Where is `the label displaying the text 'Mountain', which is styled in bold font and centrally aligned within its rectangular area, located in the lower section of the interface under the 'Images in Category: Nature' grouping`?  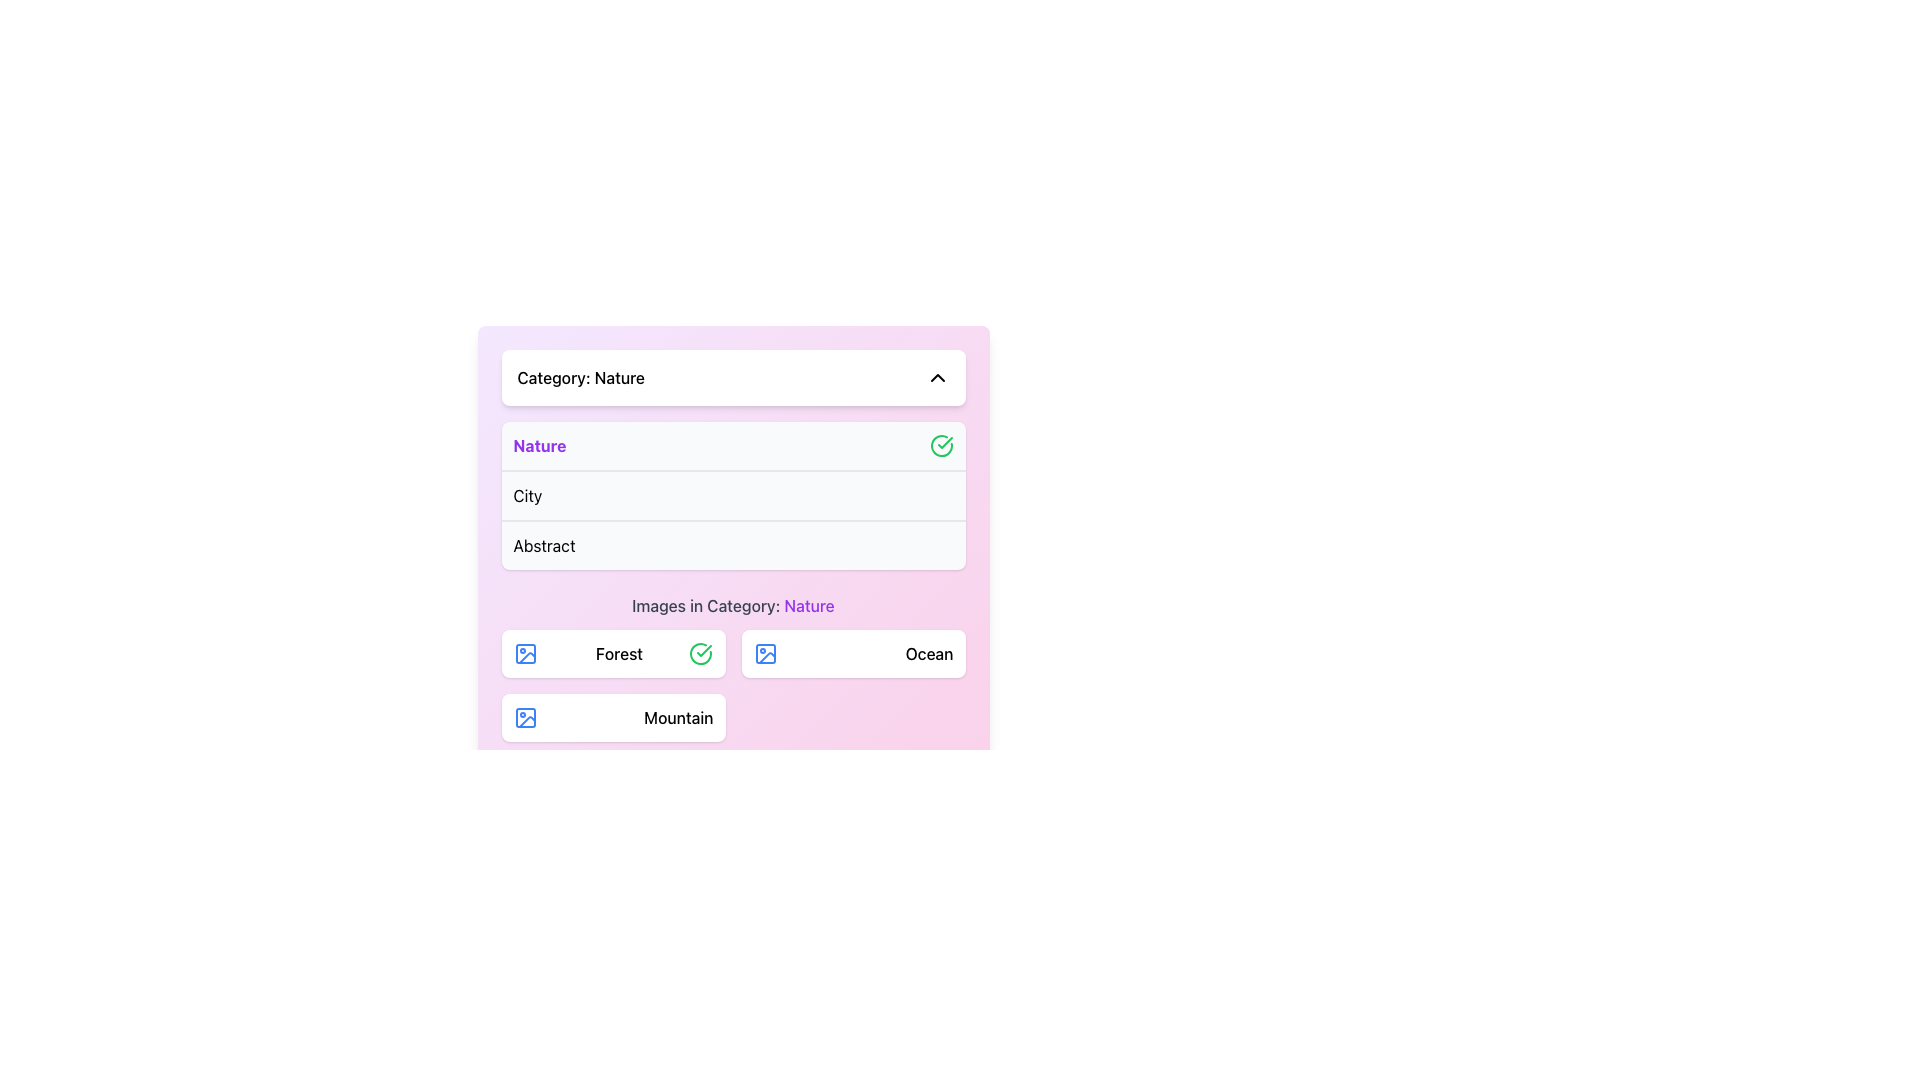
the label displaying the text 'Mountain', which is styled in bold font and centrally aligned within its rectangular area, located in the lower section of the interface under the 'Images in Category: Nature' grouping is located at coordinates (678, 716).